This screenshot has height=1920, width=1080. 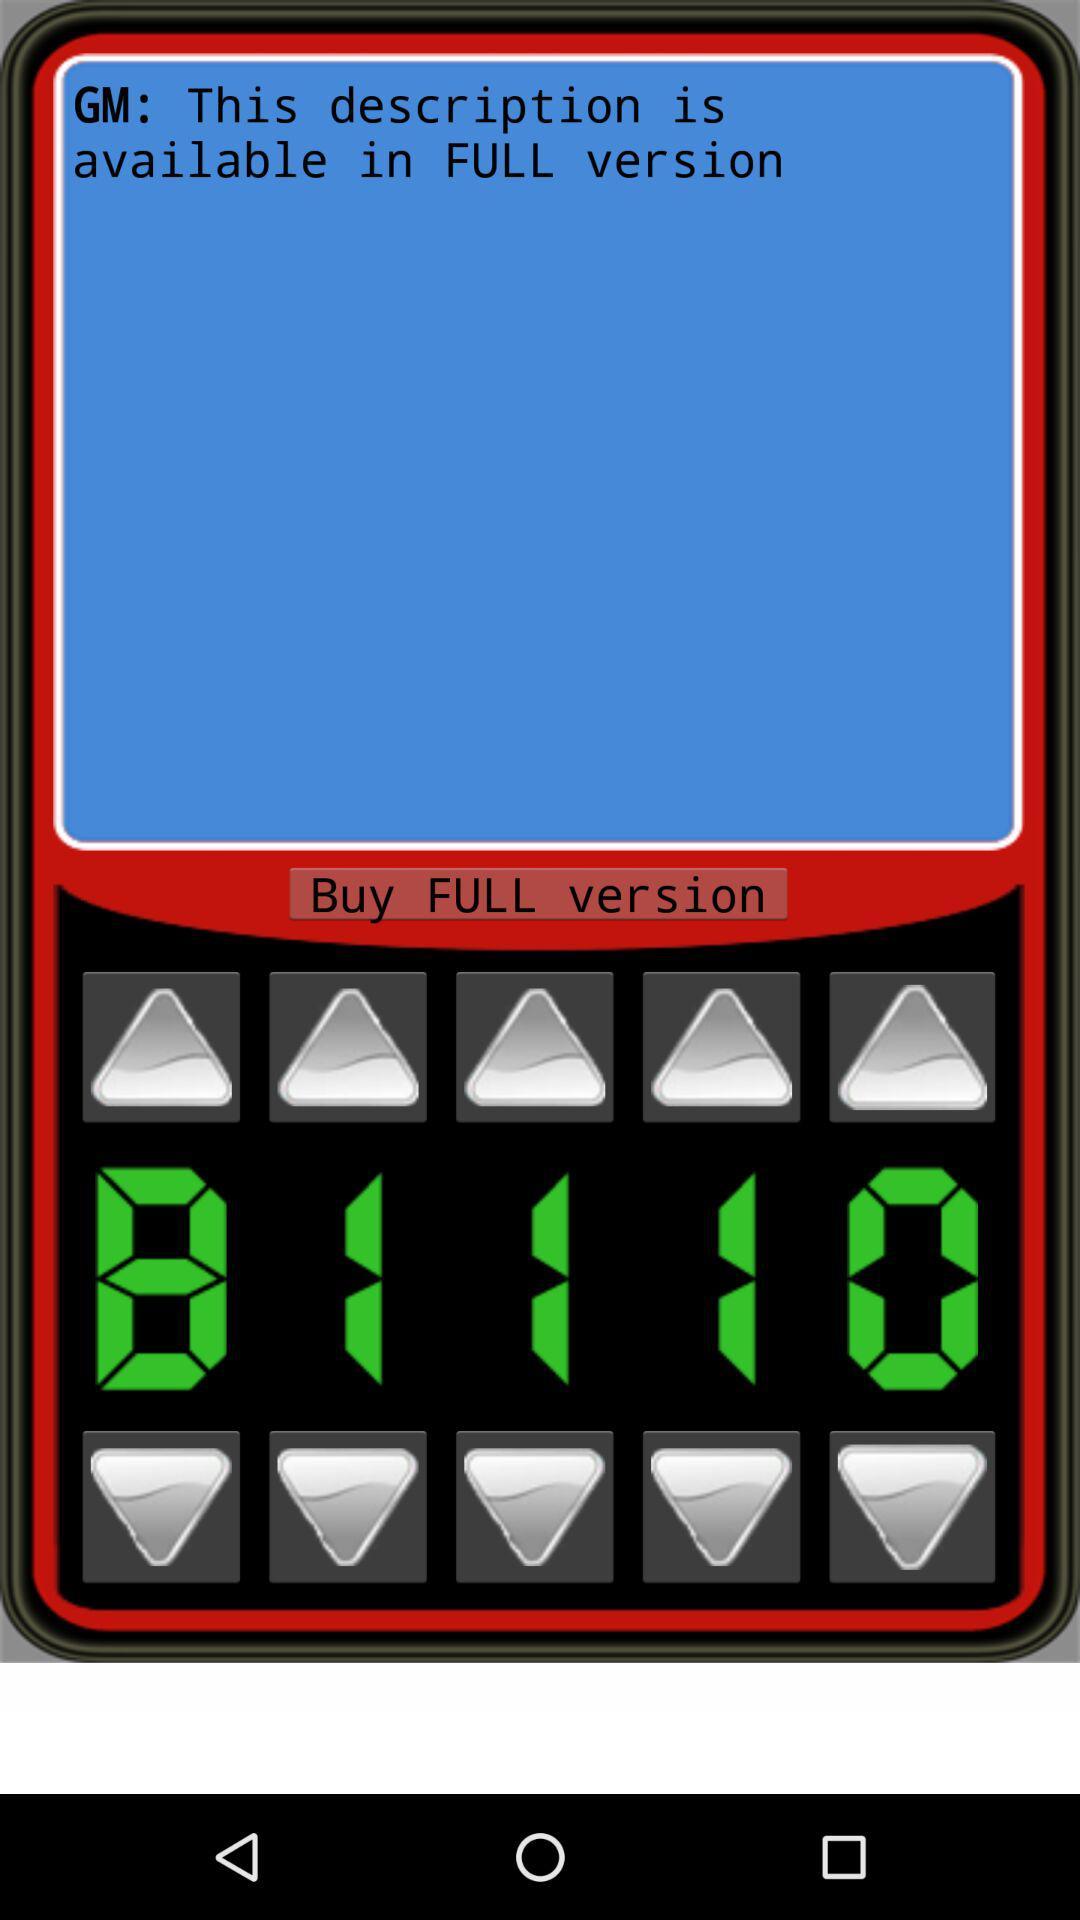 What do you see at coordinates (346, 1507) in the screenshot?
I see `scroll down one digit` at bounding box center [346, 1507].